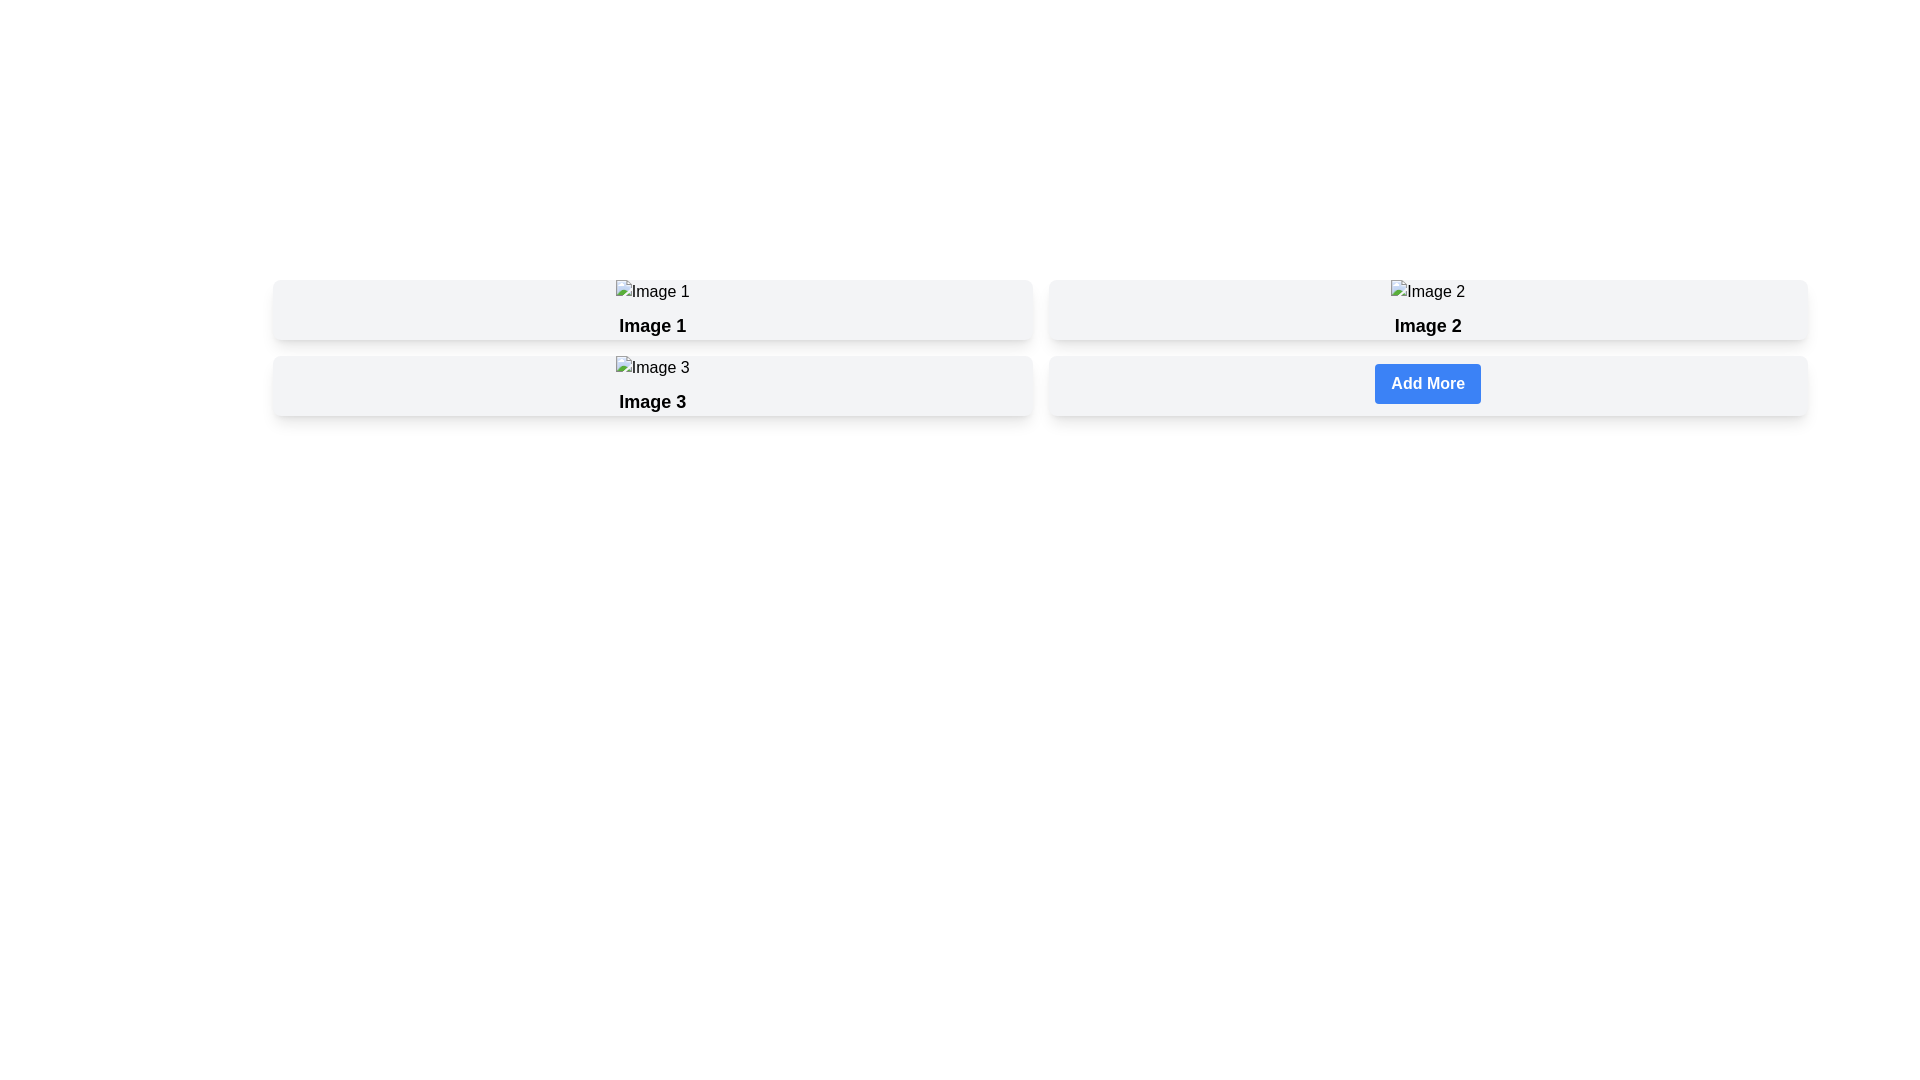  Describe the element at coordinates (652, 385) in the screenshot. I see `the third card in the grid layout that displays a placeholder for 'Image 3' and its associated label` at that location.